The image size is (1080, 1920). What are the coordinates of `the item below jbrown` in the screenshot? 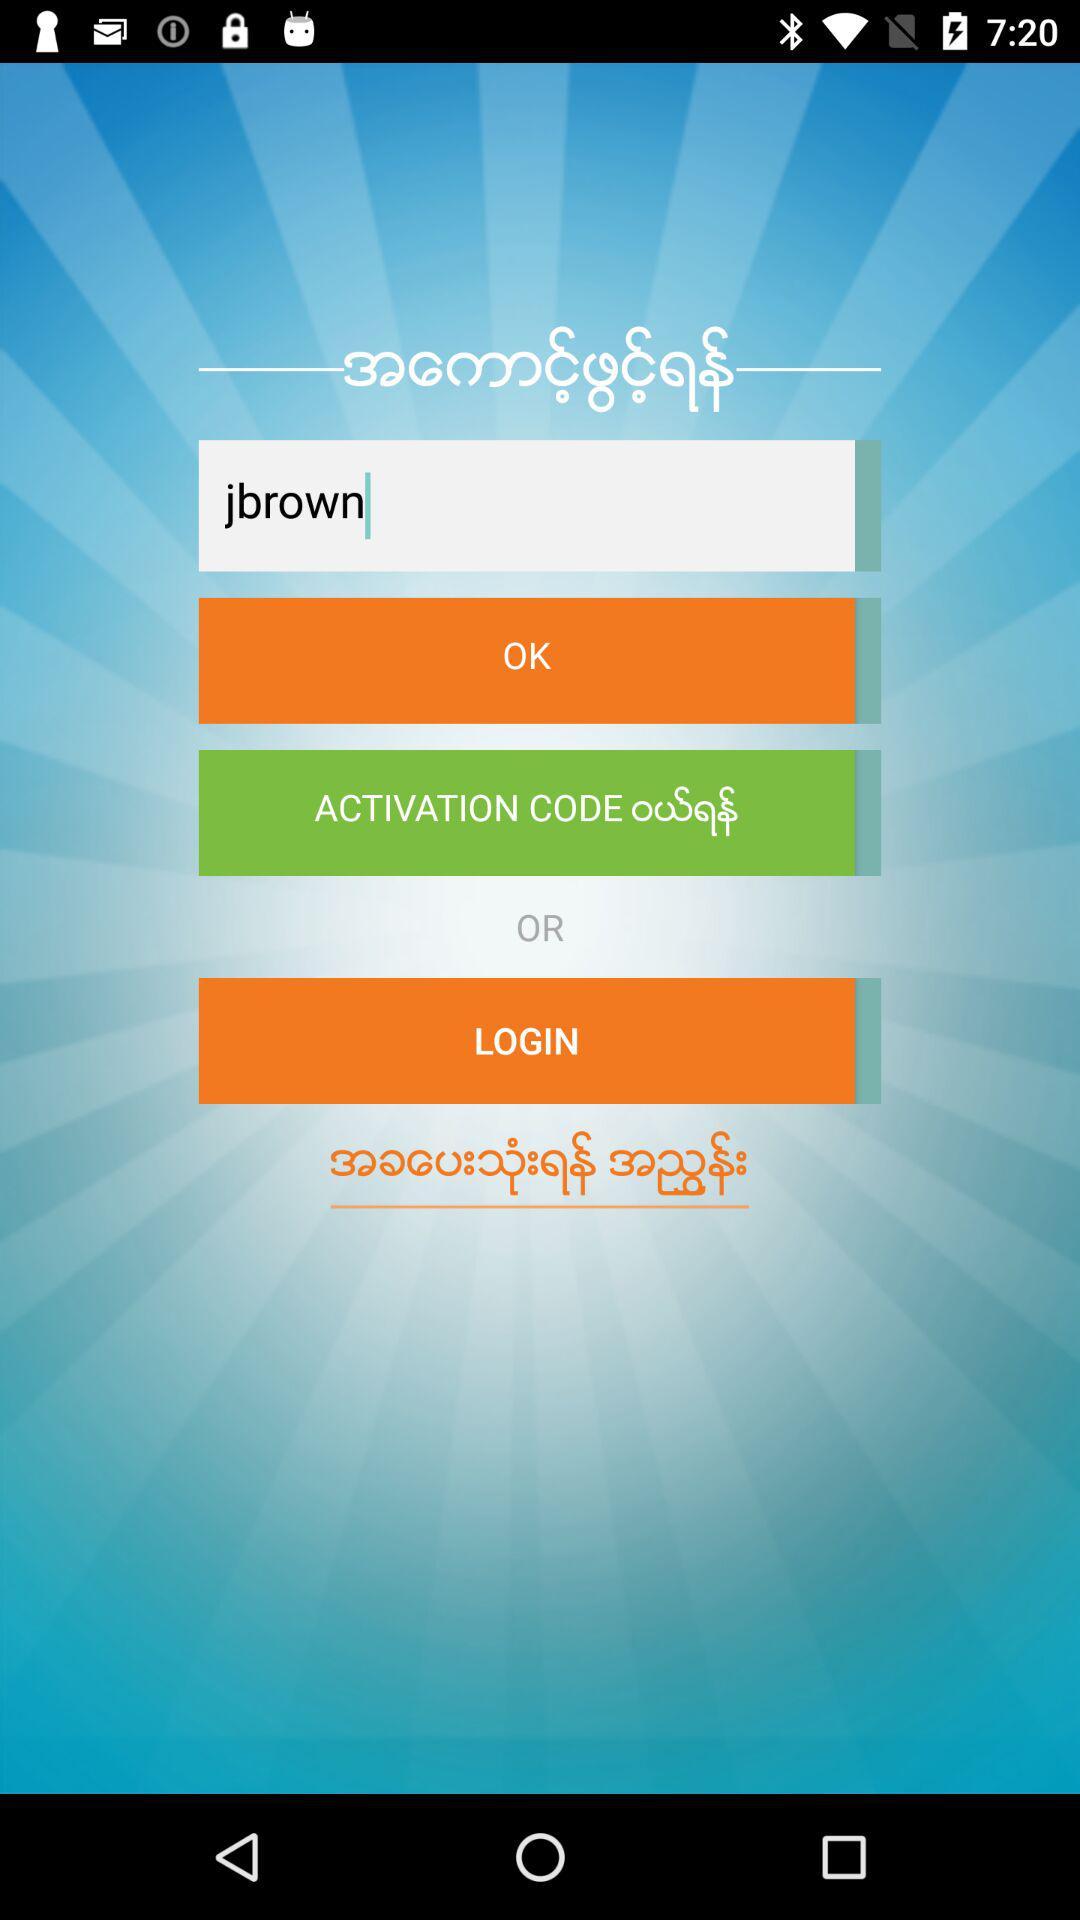 It's located at (525, 660).